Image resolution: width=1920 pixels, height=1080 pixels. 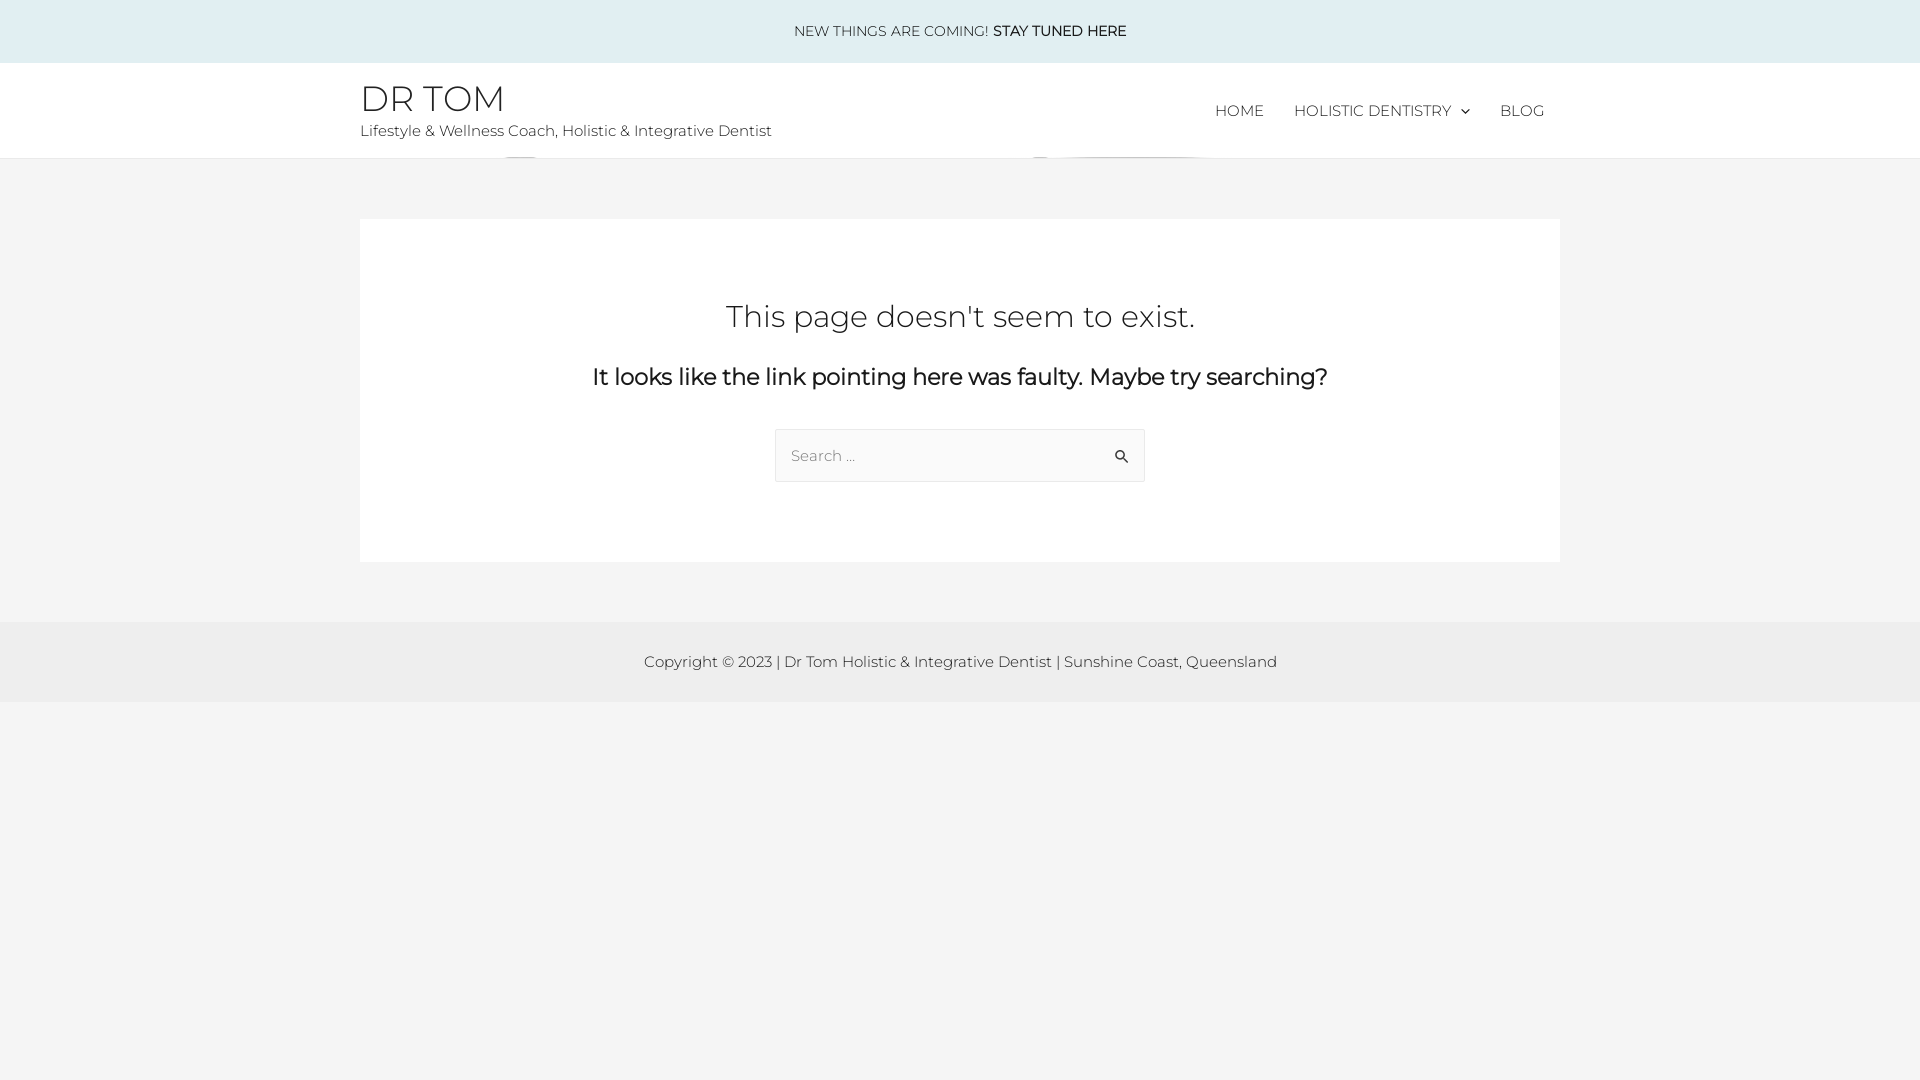 I want to click on 'HOLISTIC DENTISTRY', so click(x=1381, y=111).